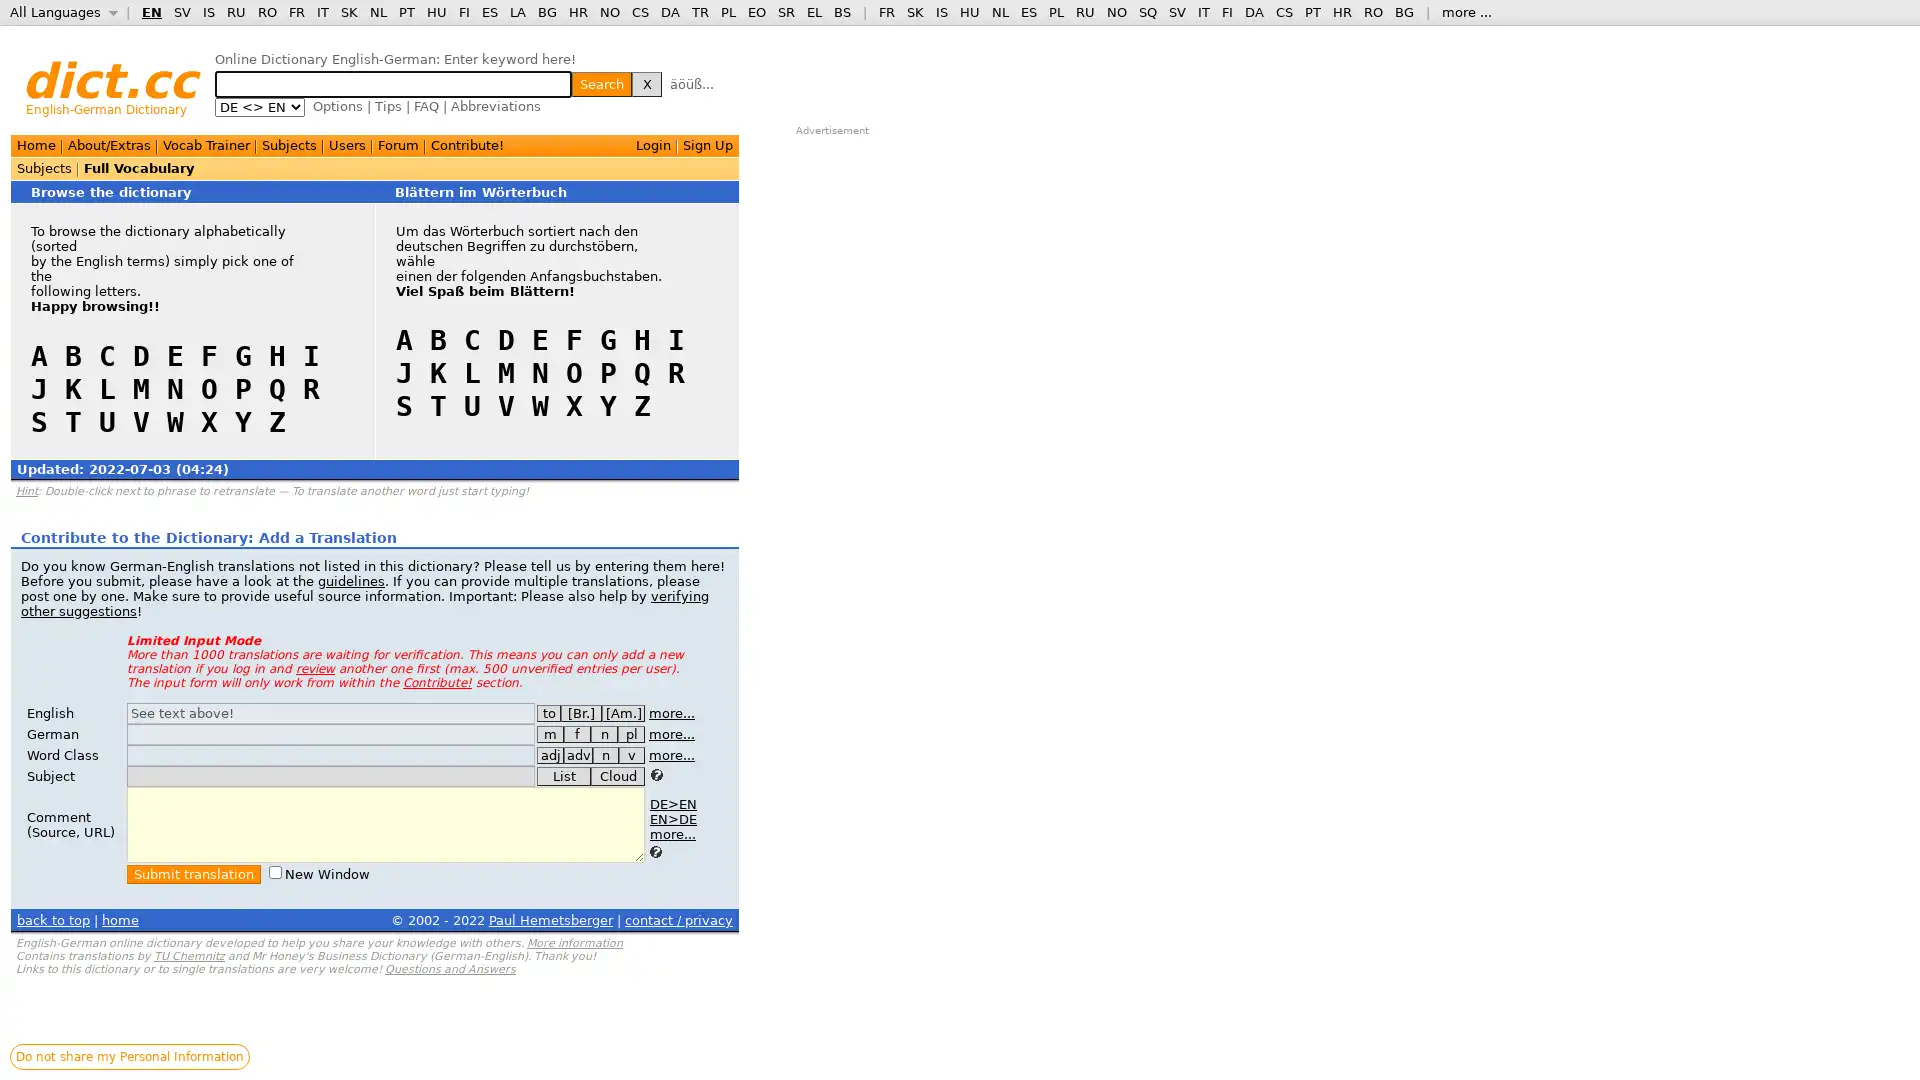 This screenshot has height=1080, width=1920. Describe the element at coordinates (630, 734) in the screenshot. I see `pl` at that location.